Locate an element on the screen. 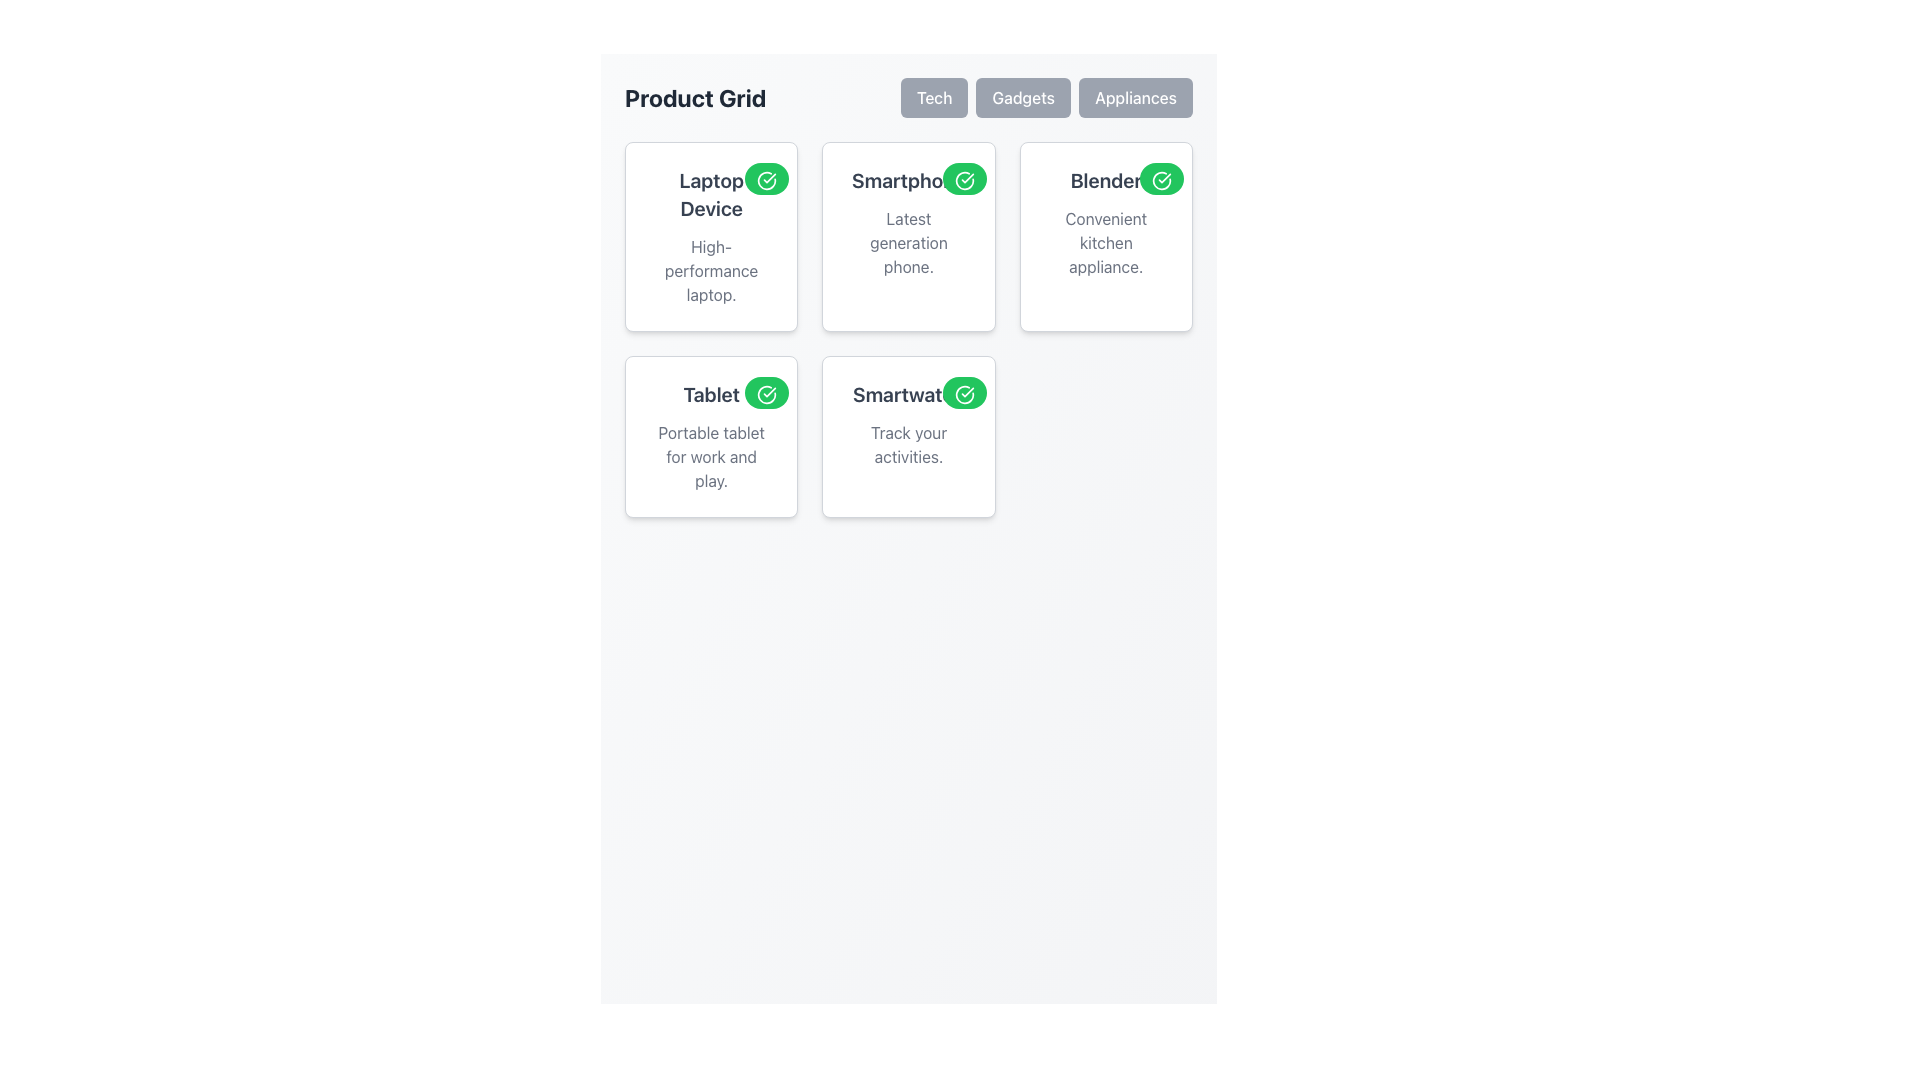  the 'Gadgets' button is located at coordinates (1023, 97).